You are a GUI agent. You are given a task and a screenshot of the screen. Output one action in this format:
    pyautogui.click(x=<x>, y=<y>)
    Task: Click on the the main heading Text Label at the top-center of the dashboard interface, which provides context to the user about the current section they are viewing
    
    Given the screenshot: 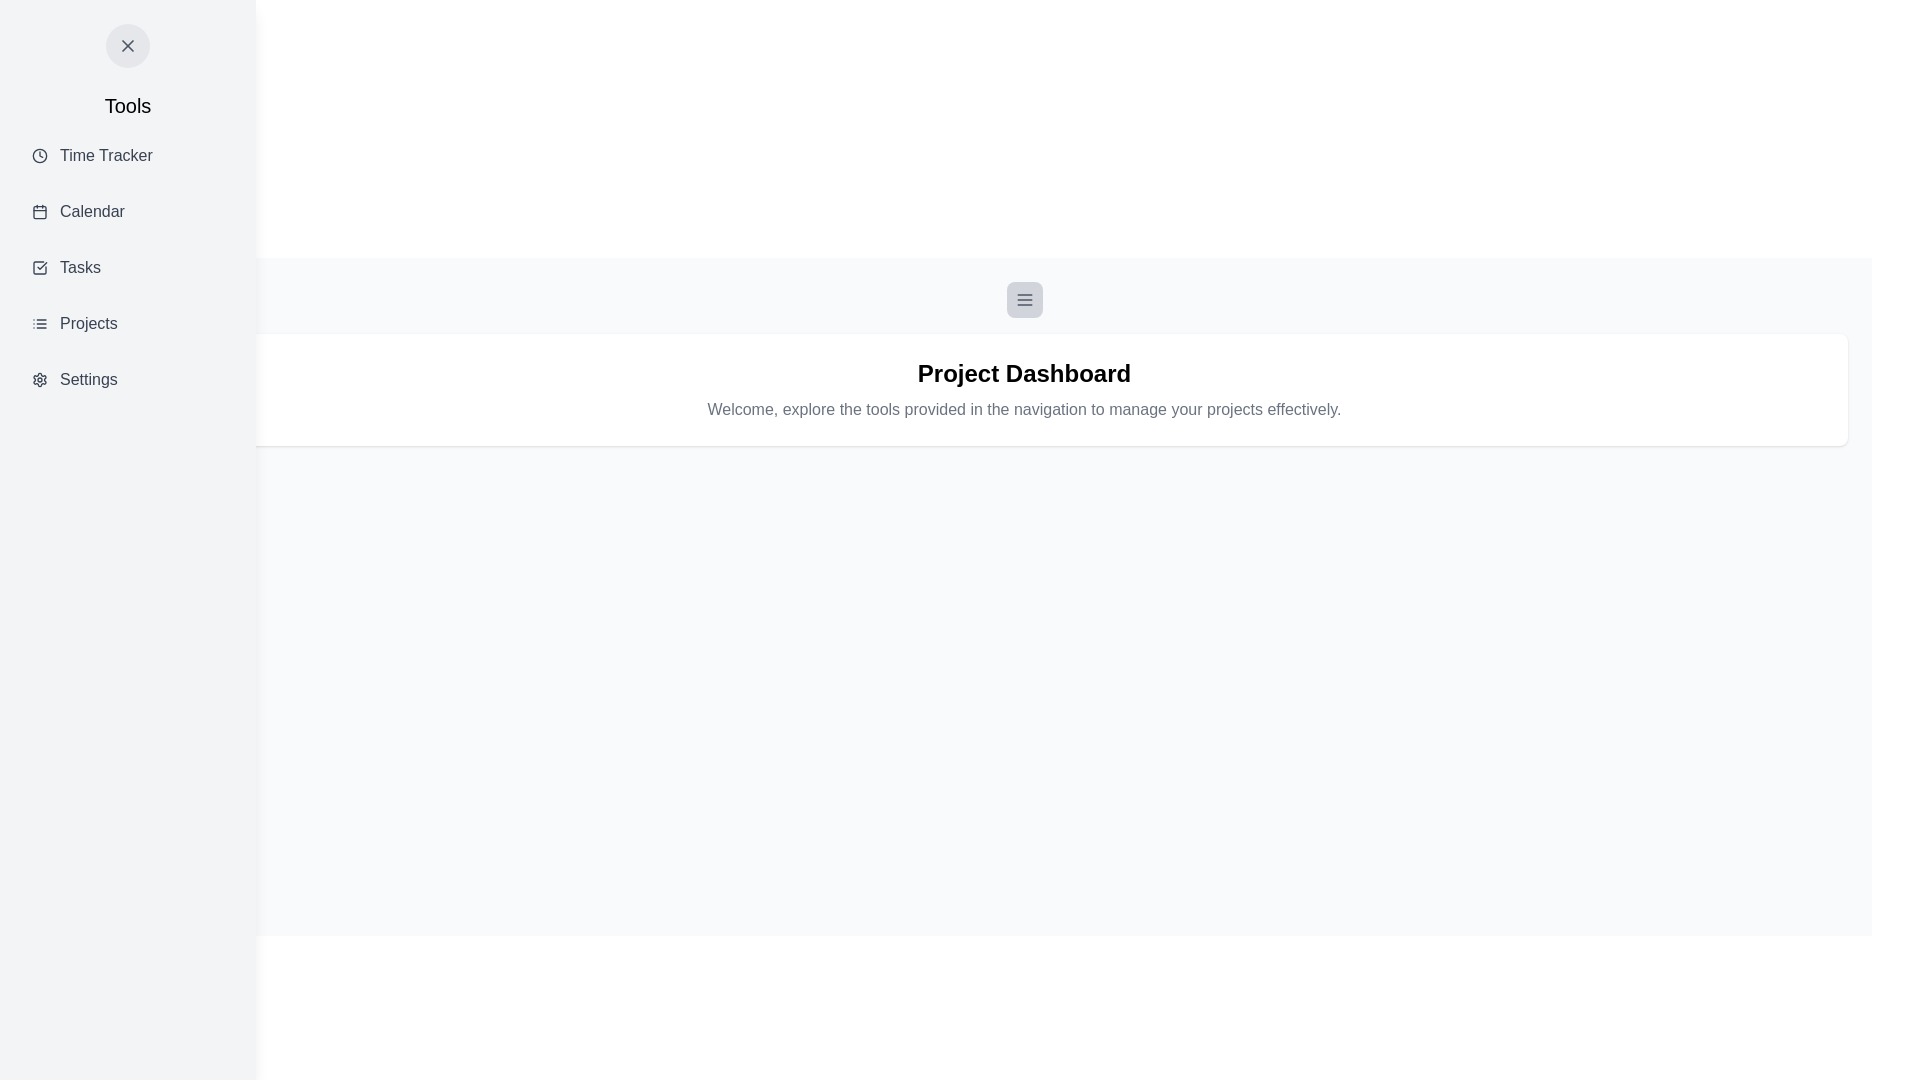 What is the action you would take?
    pyautogui.click(x=1024, y=374)
    